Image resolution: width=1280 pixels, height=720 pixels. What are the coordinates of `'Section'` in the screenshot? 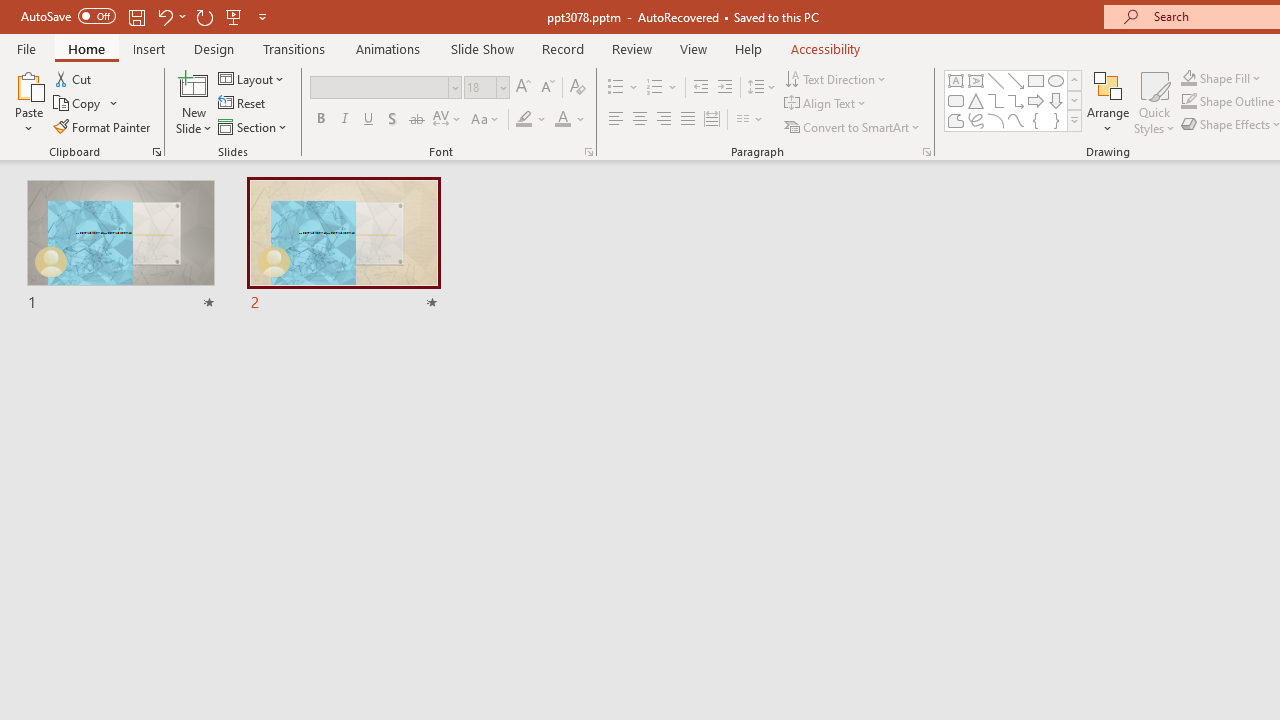 It's located at (253, 127).